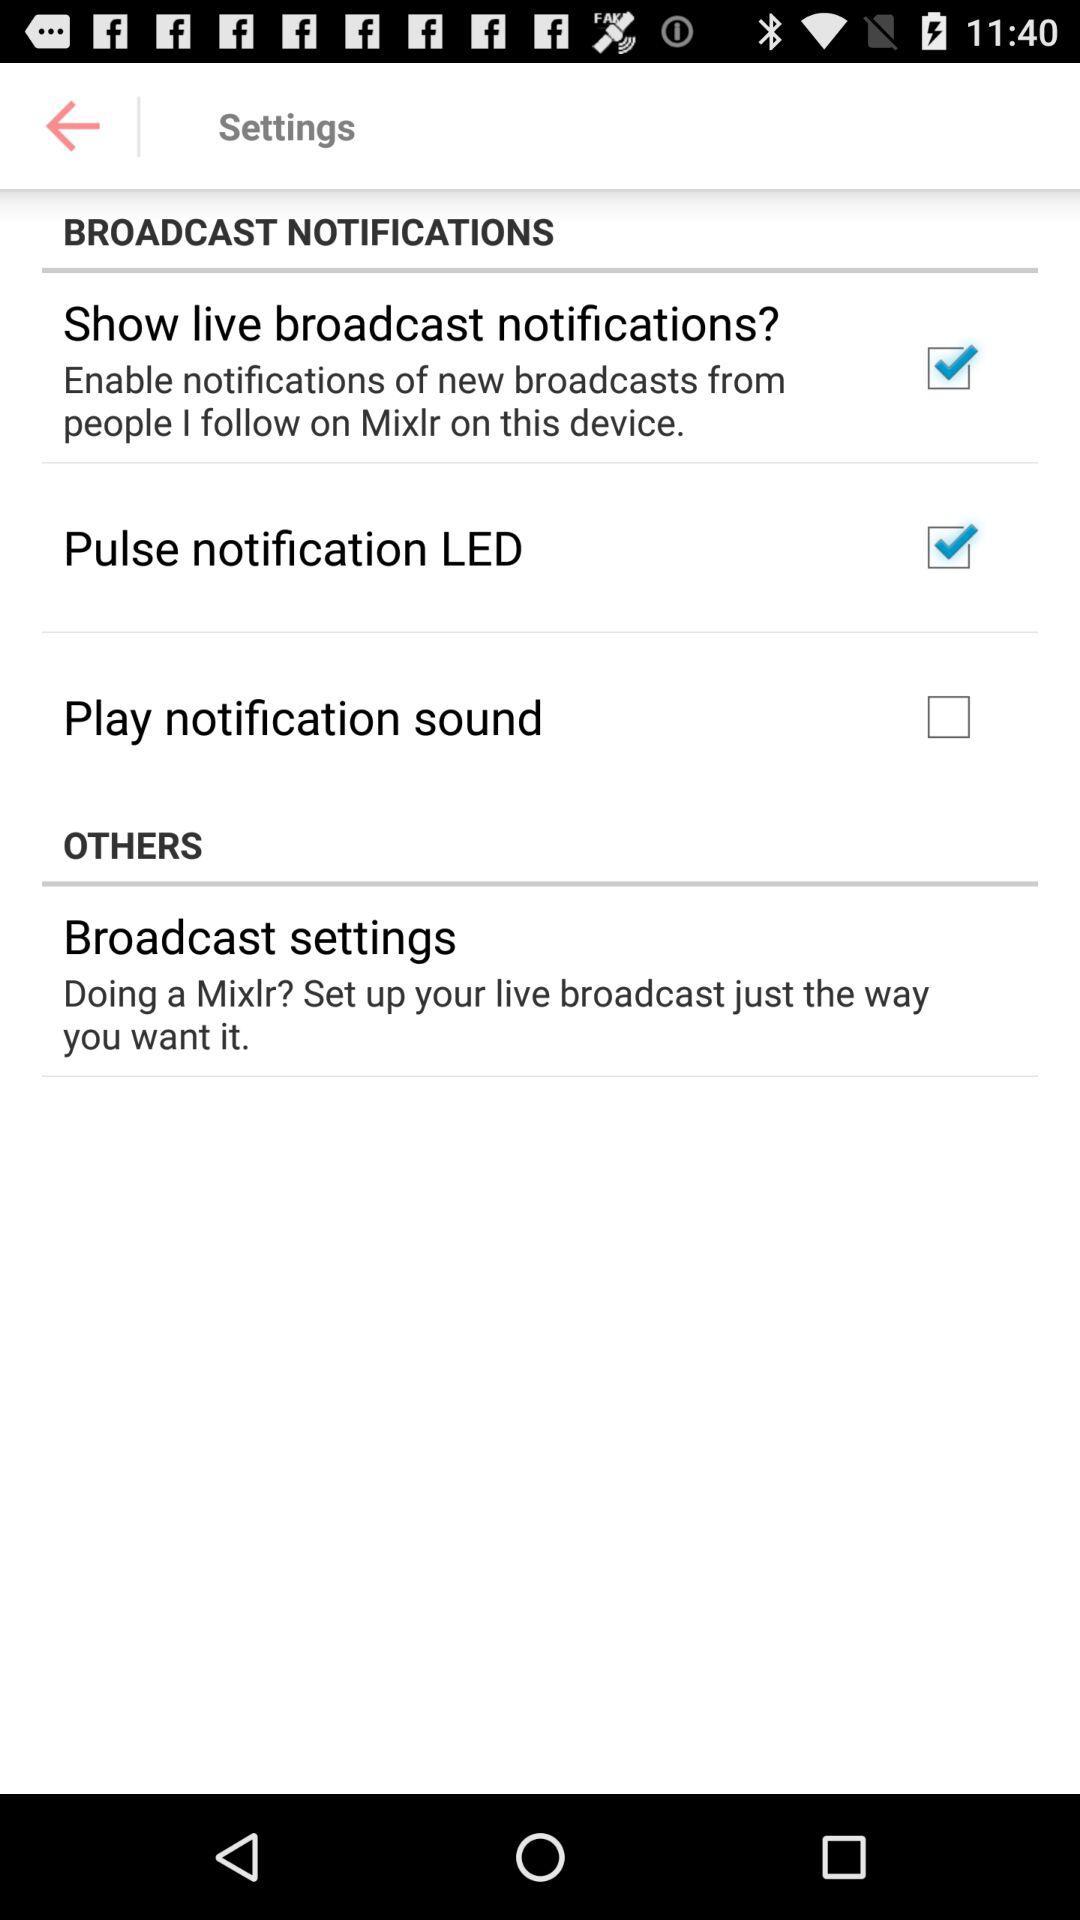 The width and height of the screenshot is (1080, 1920). Describe the element at coordinates (303, 716) in the screenshot. I see `the item above the others` at that location.